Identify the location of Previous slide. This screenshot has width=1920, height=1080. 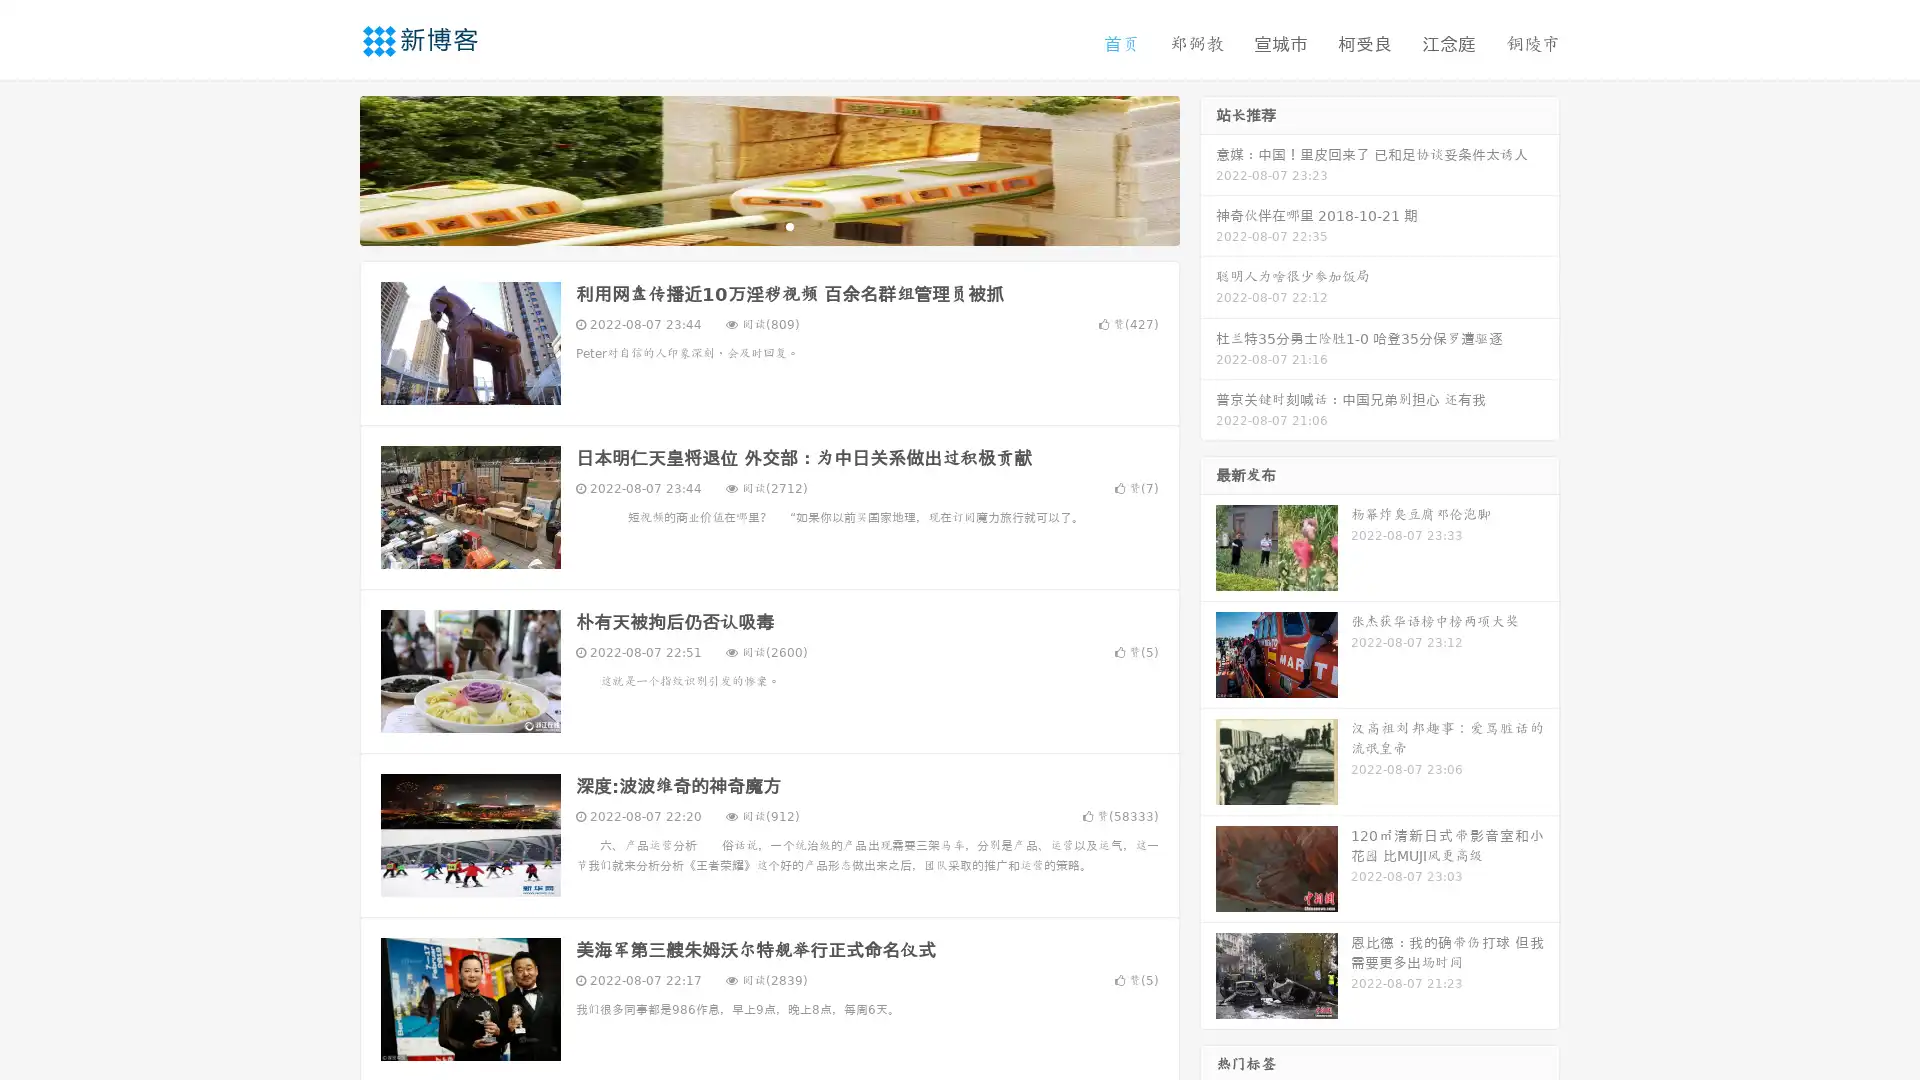
(330, 168).